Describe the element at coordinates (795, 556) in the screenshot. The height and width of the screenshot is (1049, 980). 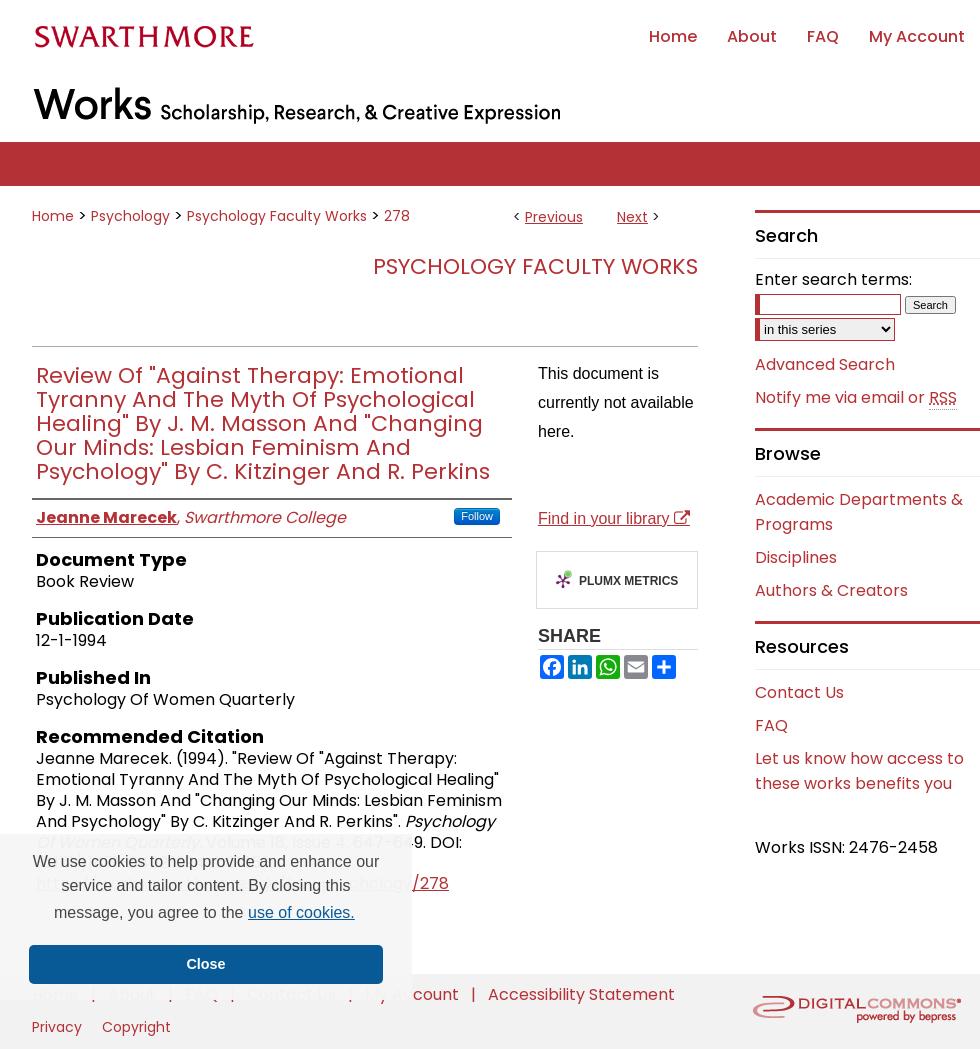
I see `'Disciplines'` at that location.